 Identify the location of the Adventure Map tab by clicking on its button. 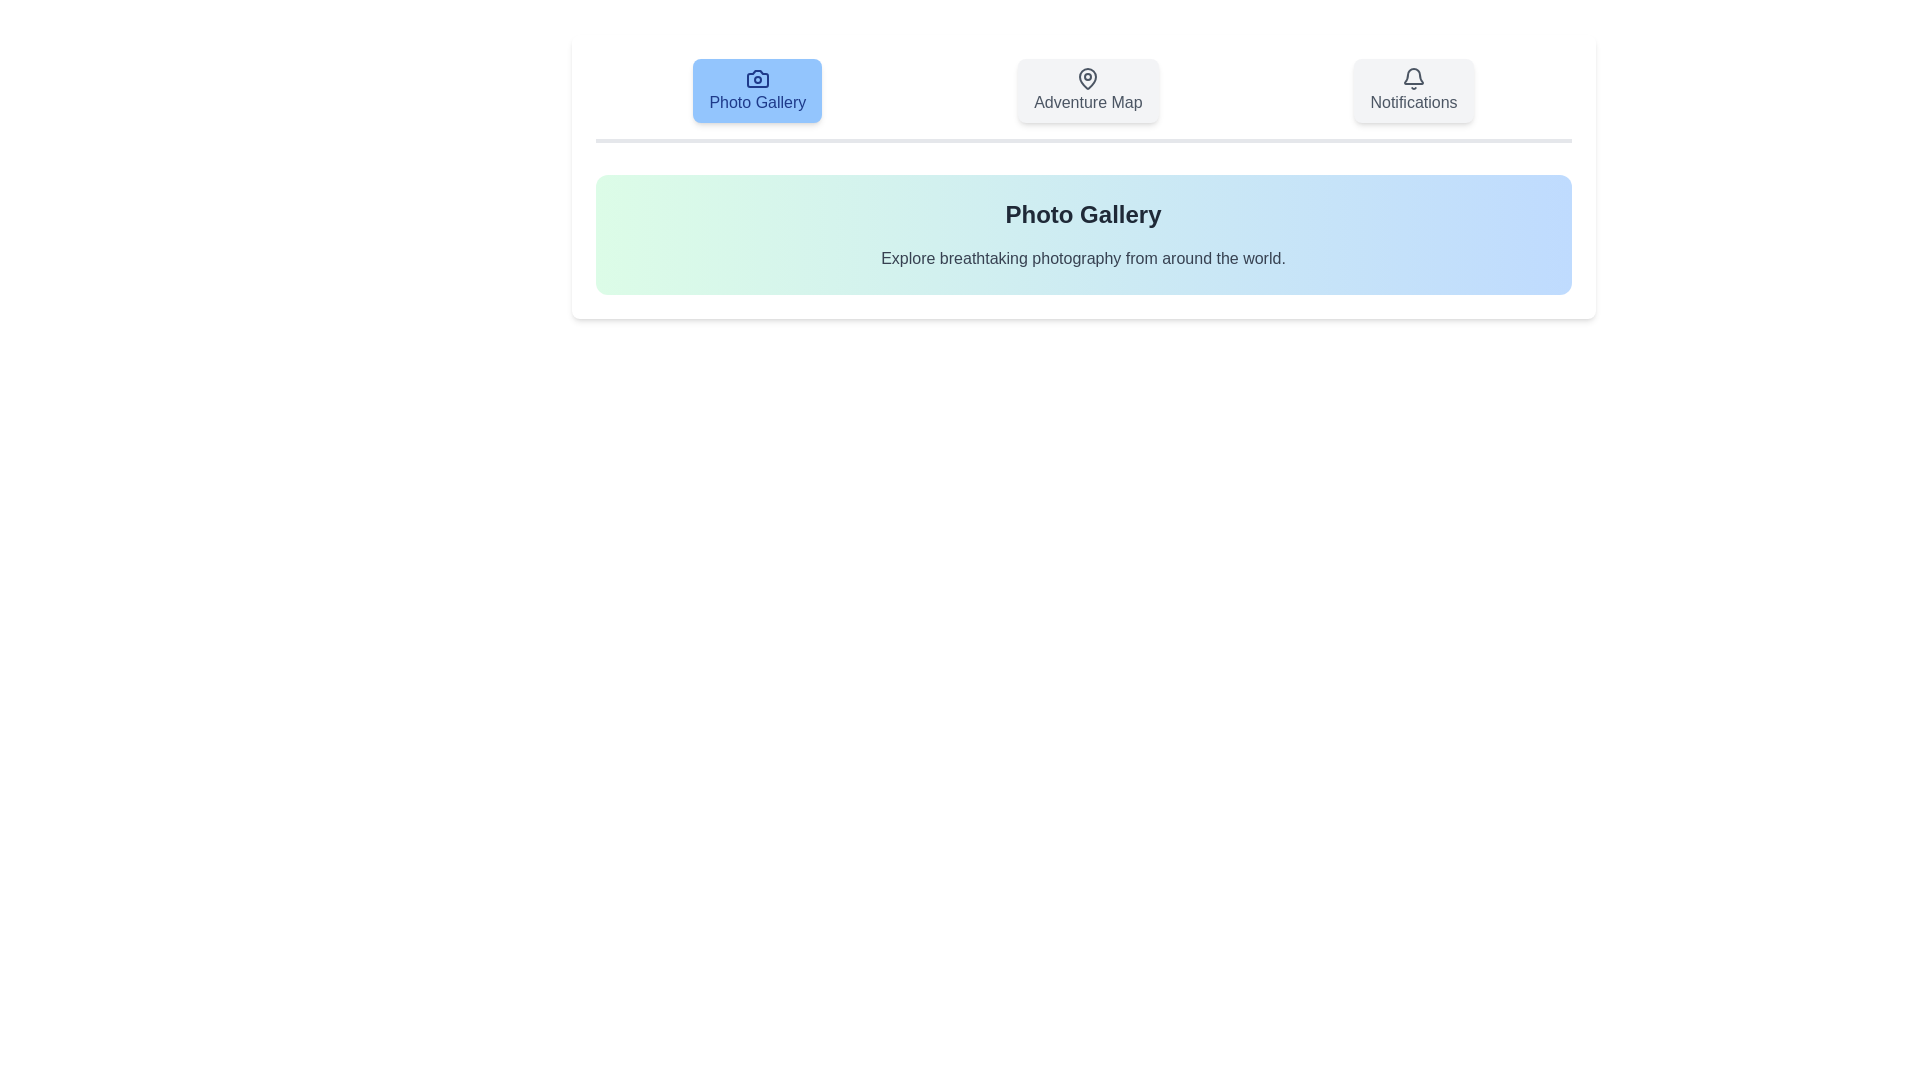
(1087, 91).